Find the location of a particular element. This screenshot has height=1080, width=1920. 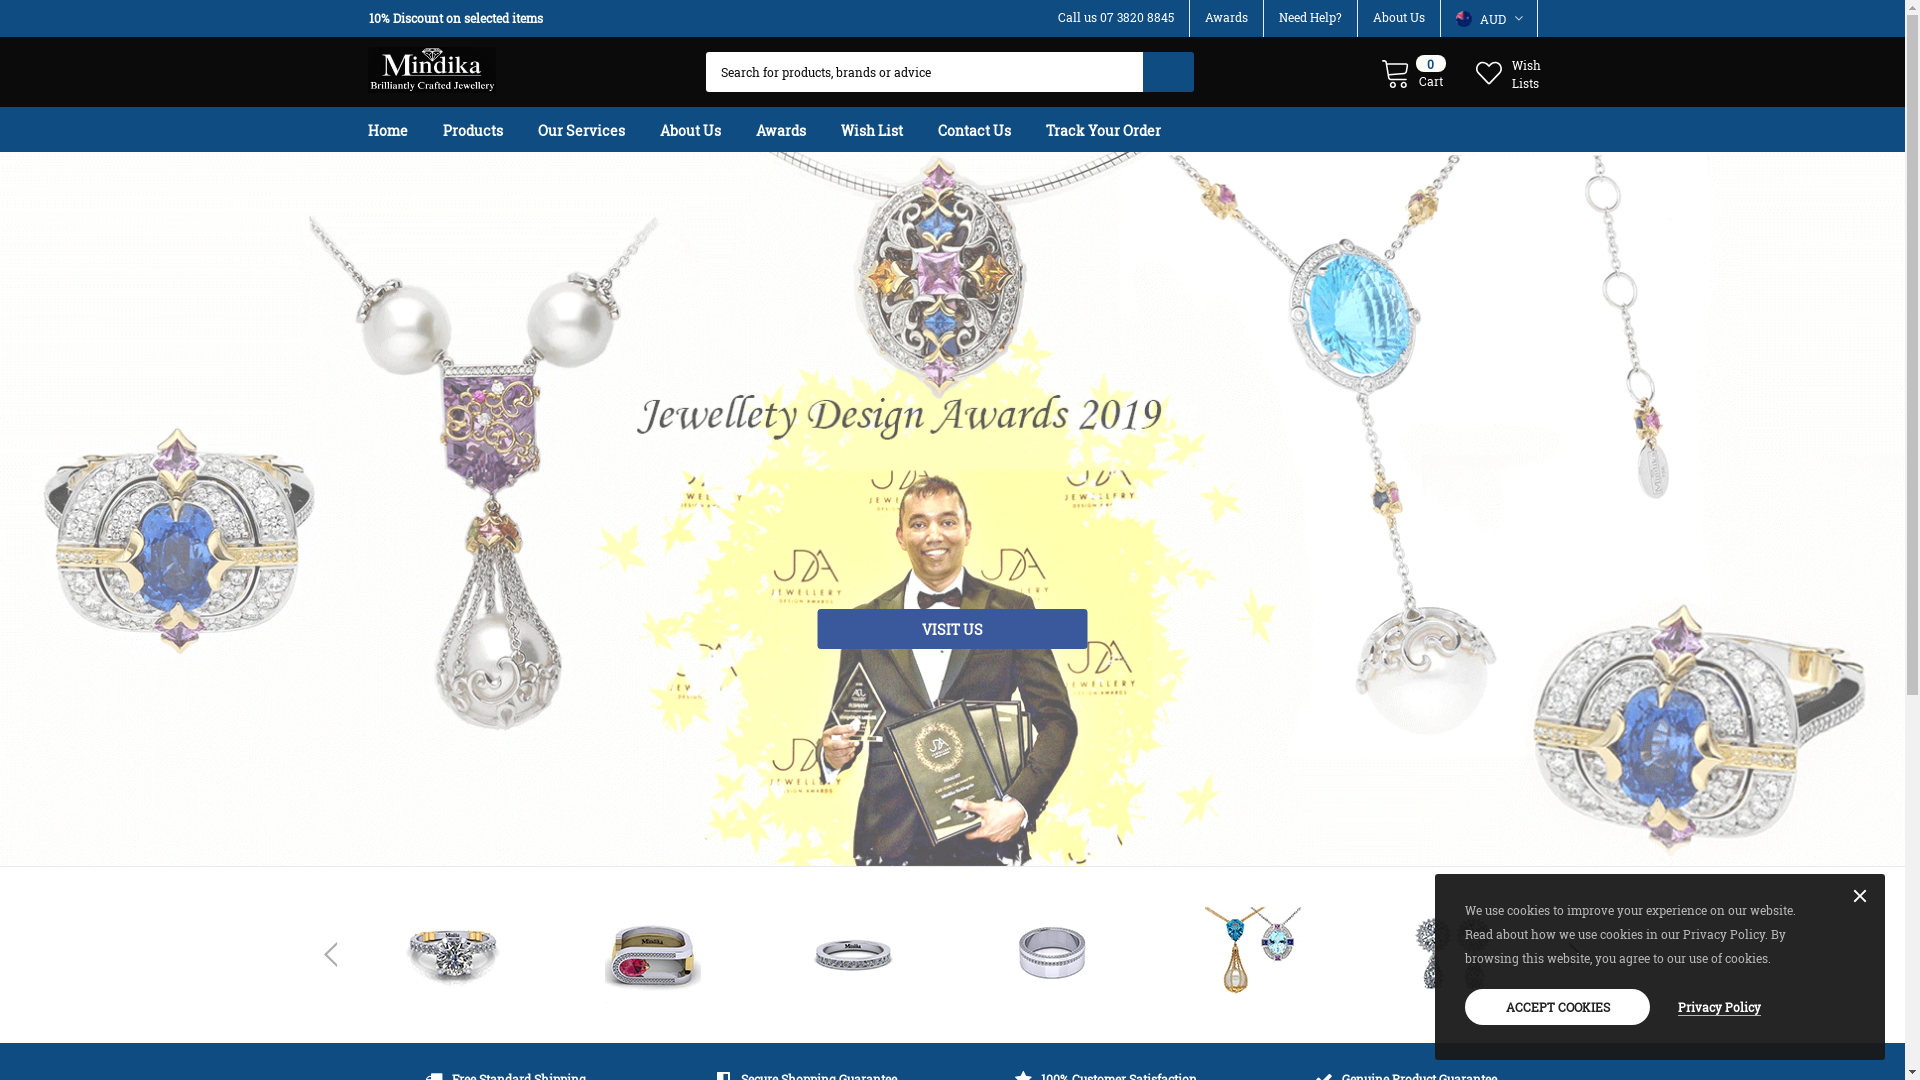

'VISIT US' is located at coordinates (817, 627).